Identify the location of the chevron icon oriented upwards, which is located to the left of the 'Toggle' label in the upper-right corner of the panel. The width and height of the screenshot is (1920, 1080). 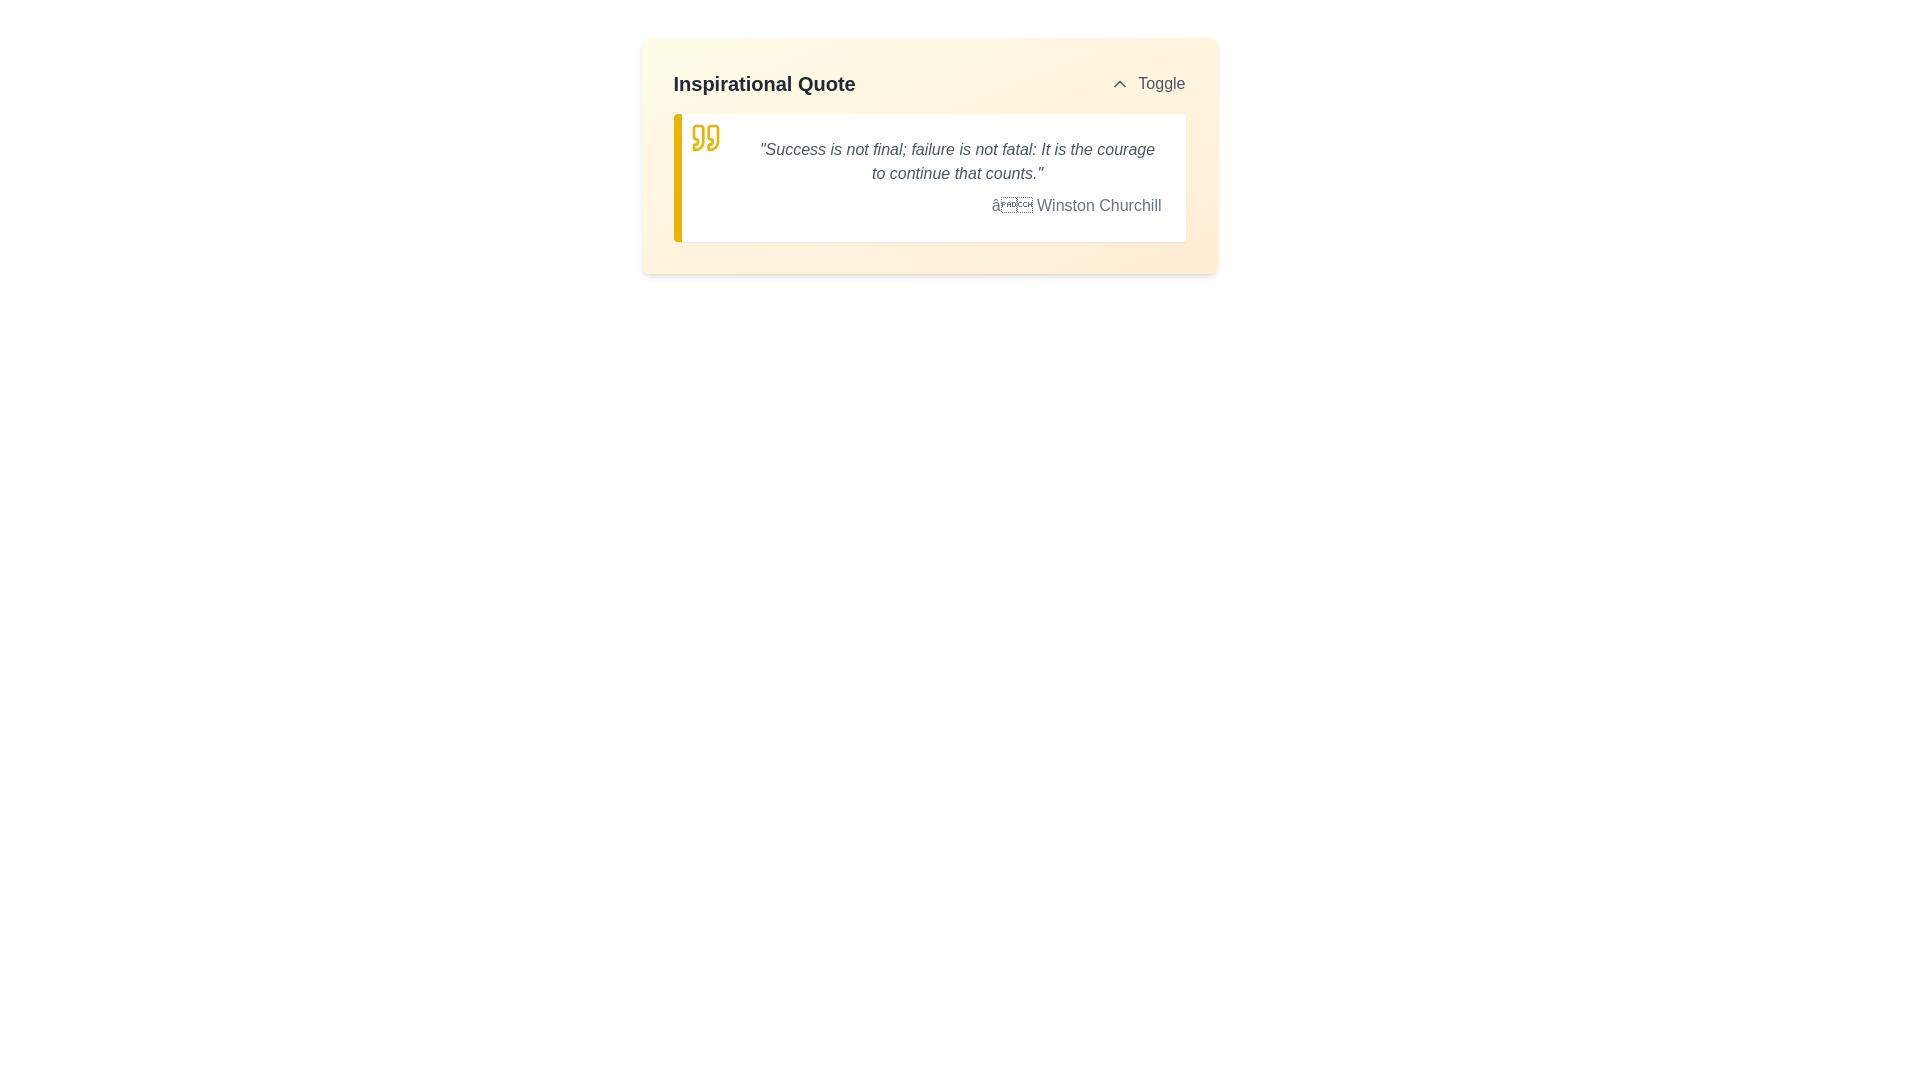
(1120, 83).